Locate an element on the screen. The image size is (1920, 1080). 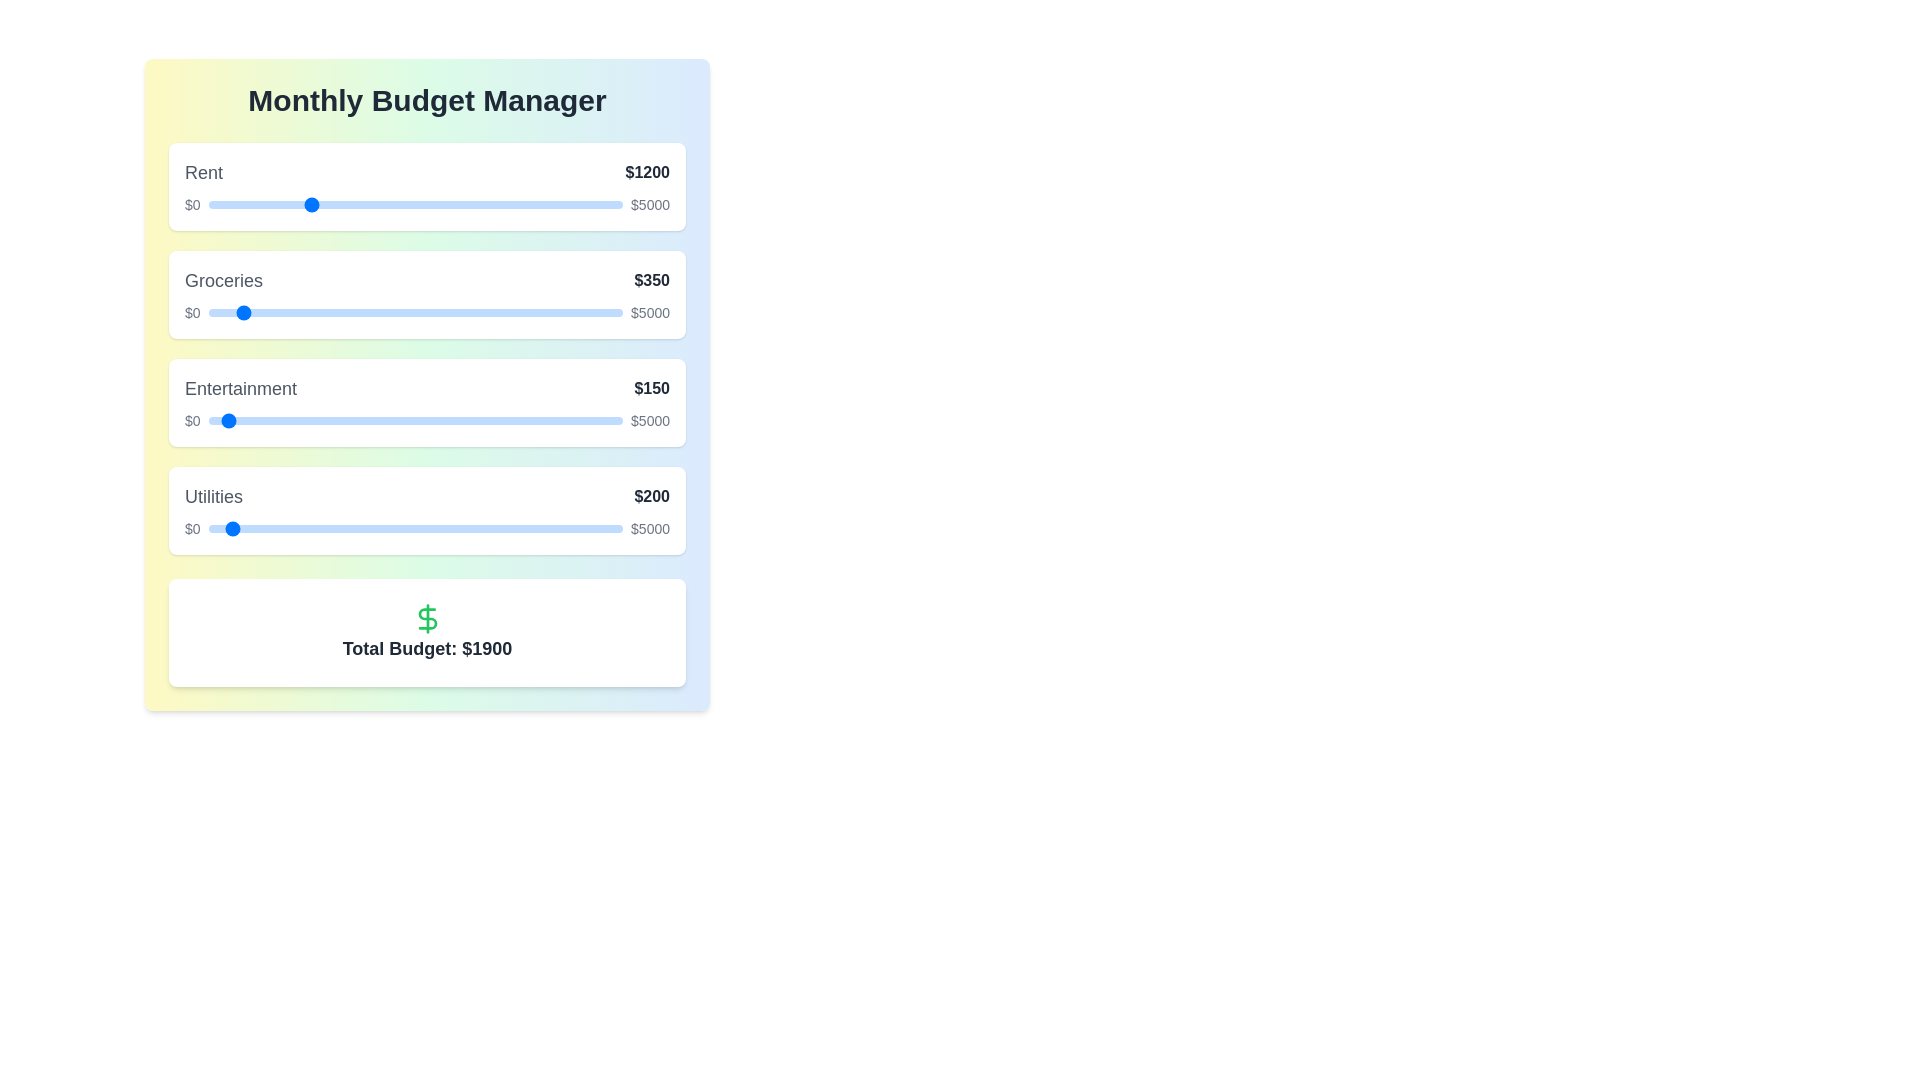
the value of the slider is located at coordinates (387, 419).